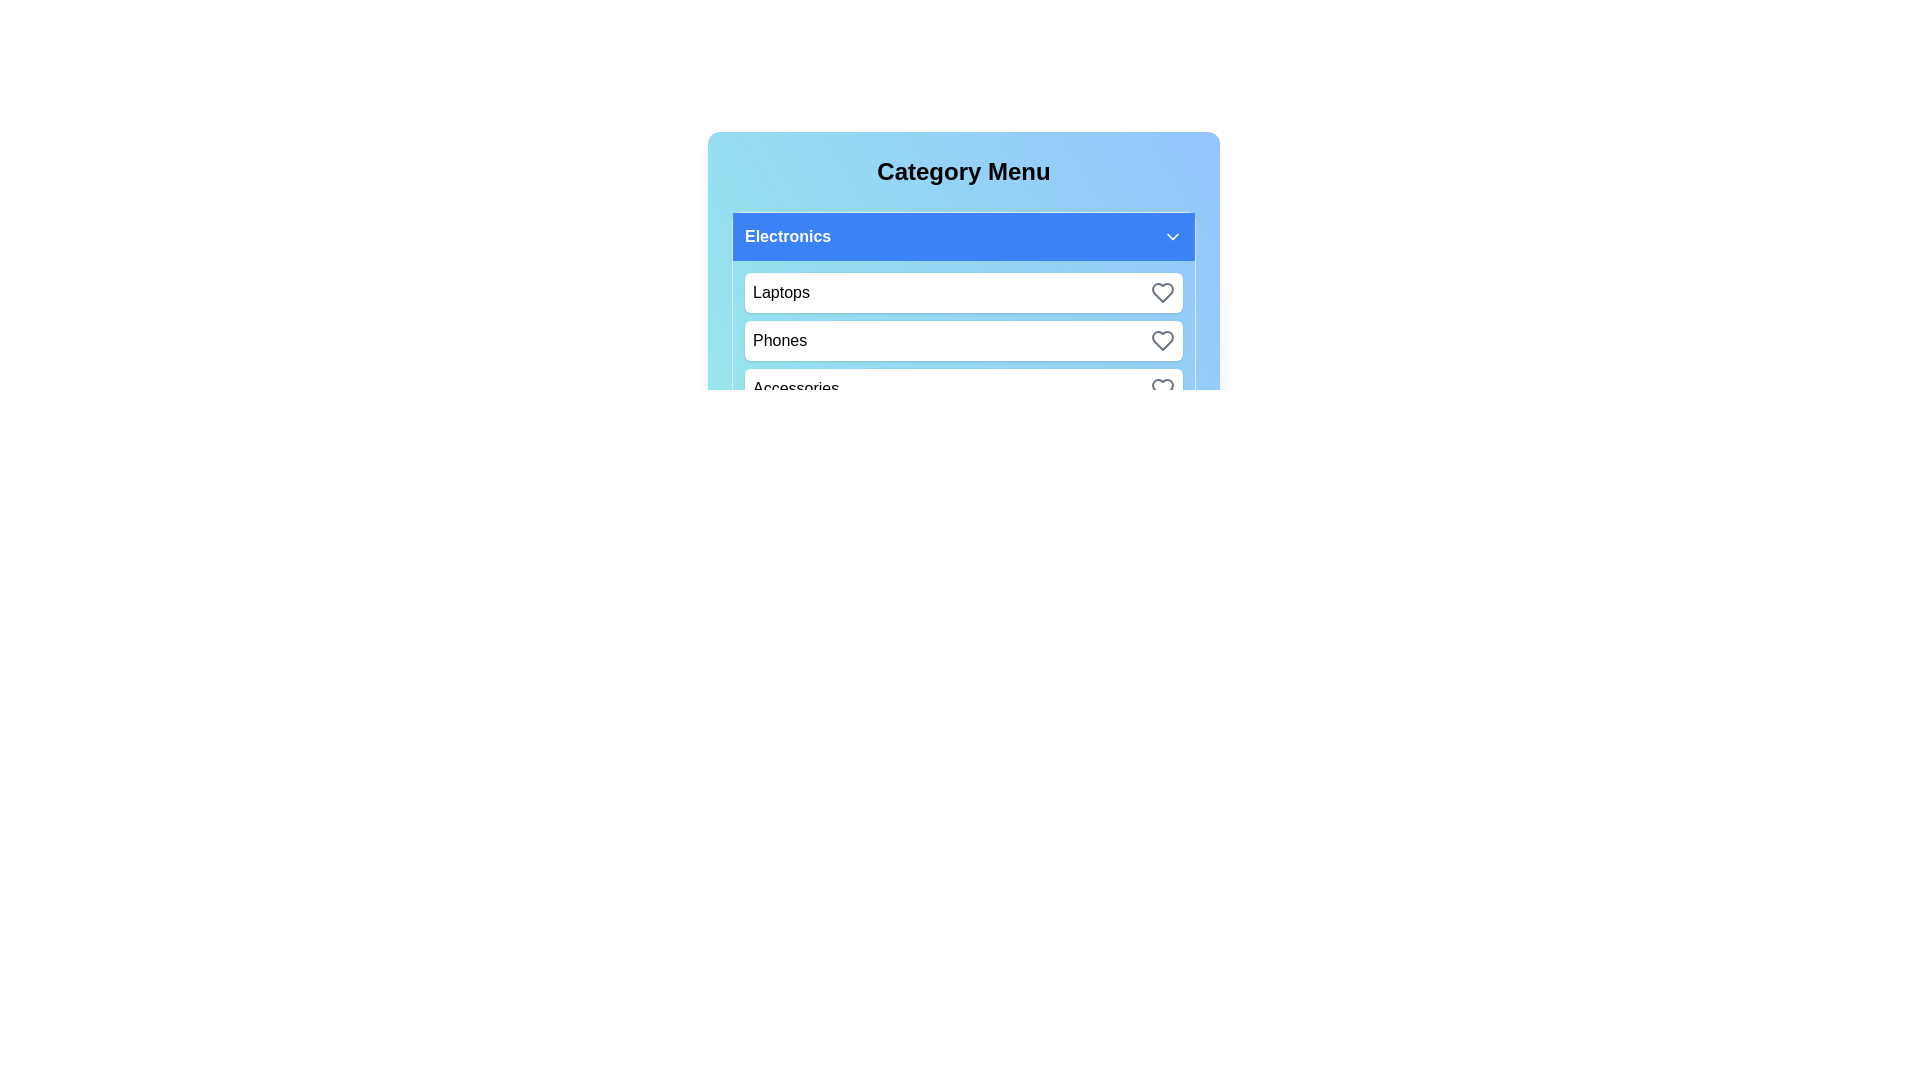 This screenshot has height=1080, width=1920. What do you see at coordinates (779, 339) in the screenshot?
I see `text displayed in the text label that shows the word 'Phones', which is styled in black and positioned under the 'Laptops' item in the Electronics category` at bounding box center [779, 339].